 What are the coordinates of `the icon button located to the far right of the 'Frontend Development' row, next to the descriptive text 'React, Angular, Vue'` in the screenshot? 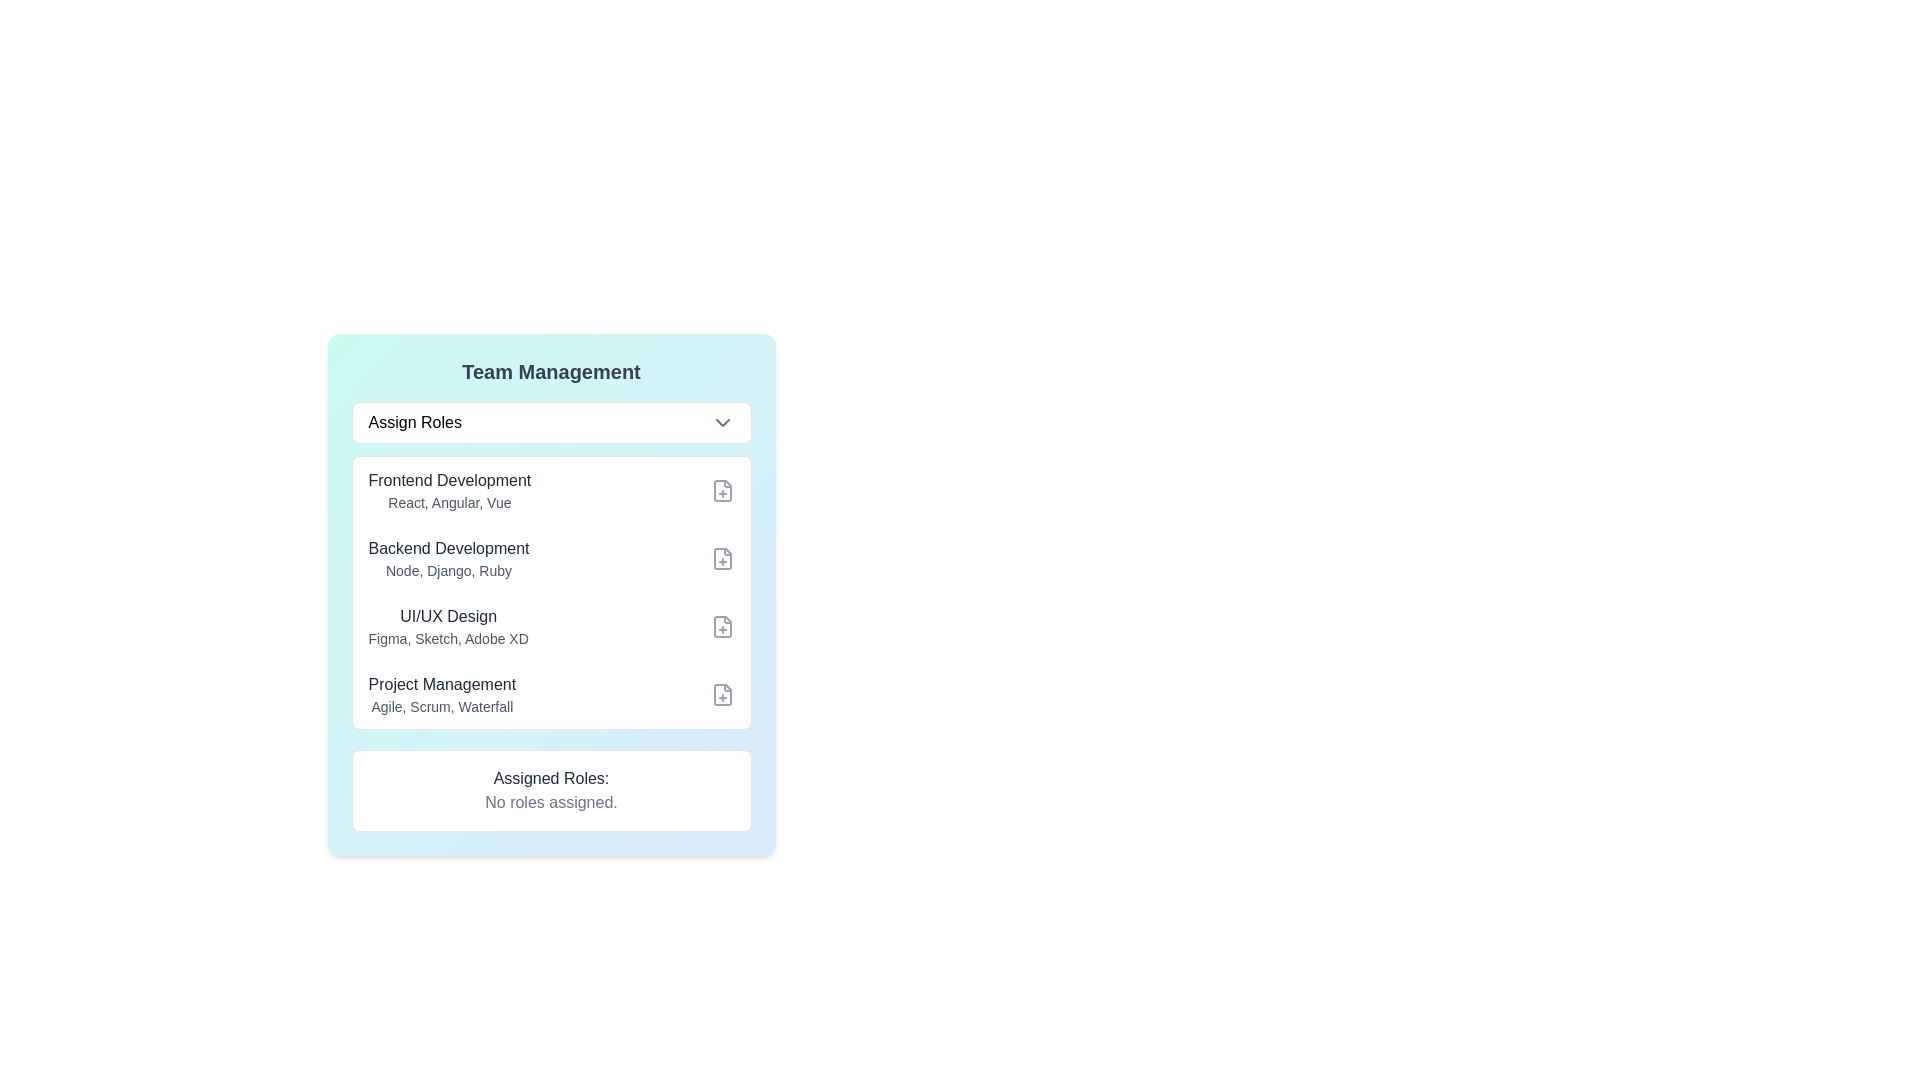 It's located at (721, 490).